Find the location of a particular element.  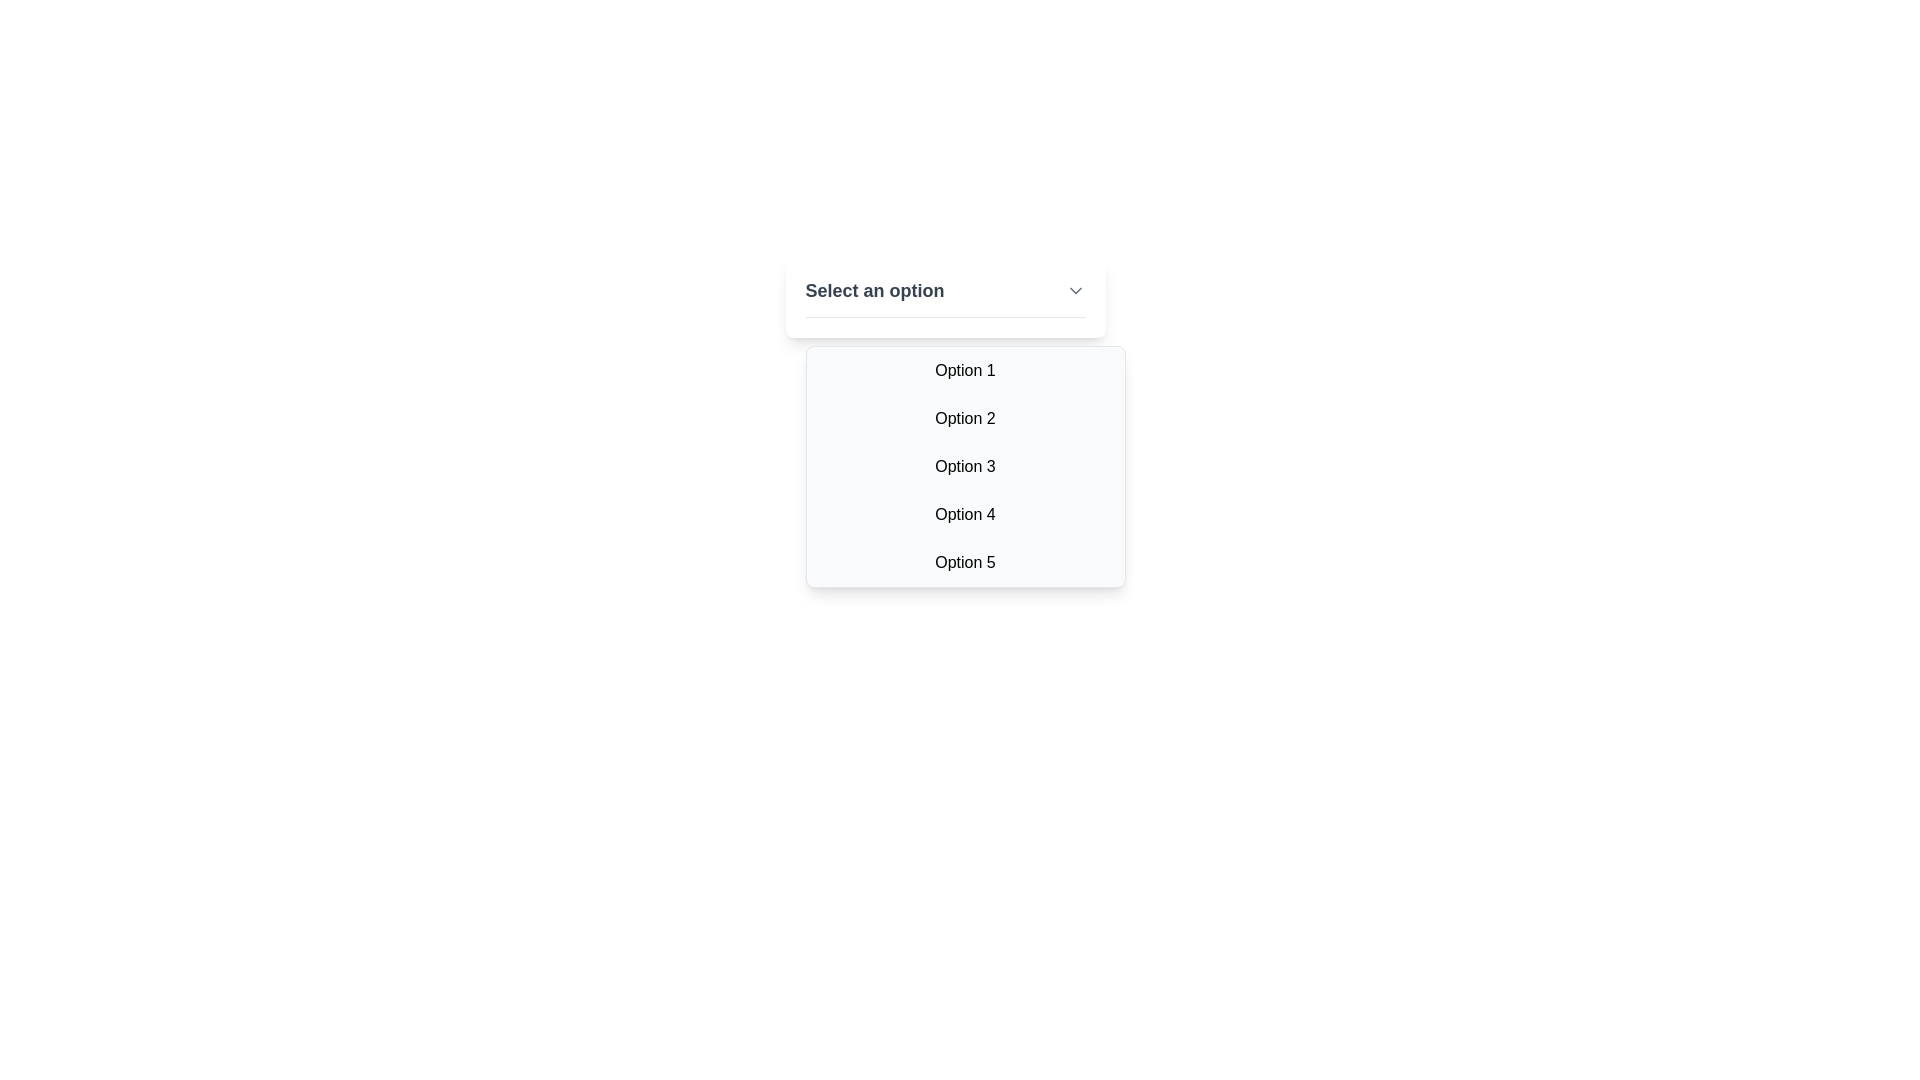

the fifth option in the dropdown menu labeled 'Select an option' is located at coordinates (965, 563).